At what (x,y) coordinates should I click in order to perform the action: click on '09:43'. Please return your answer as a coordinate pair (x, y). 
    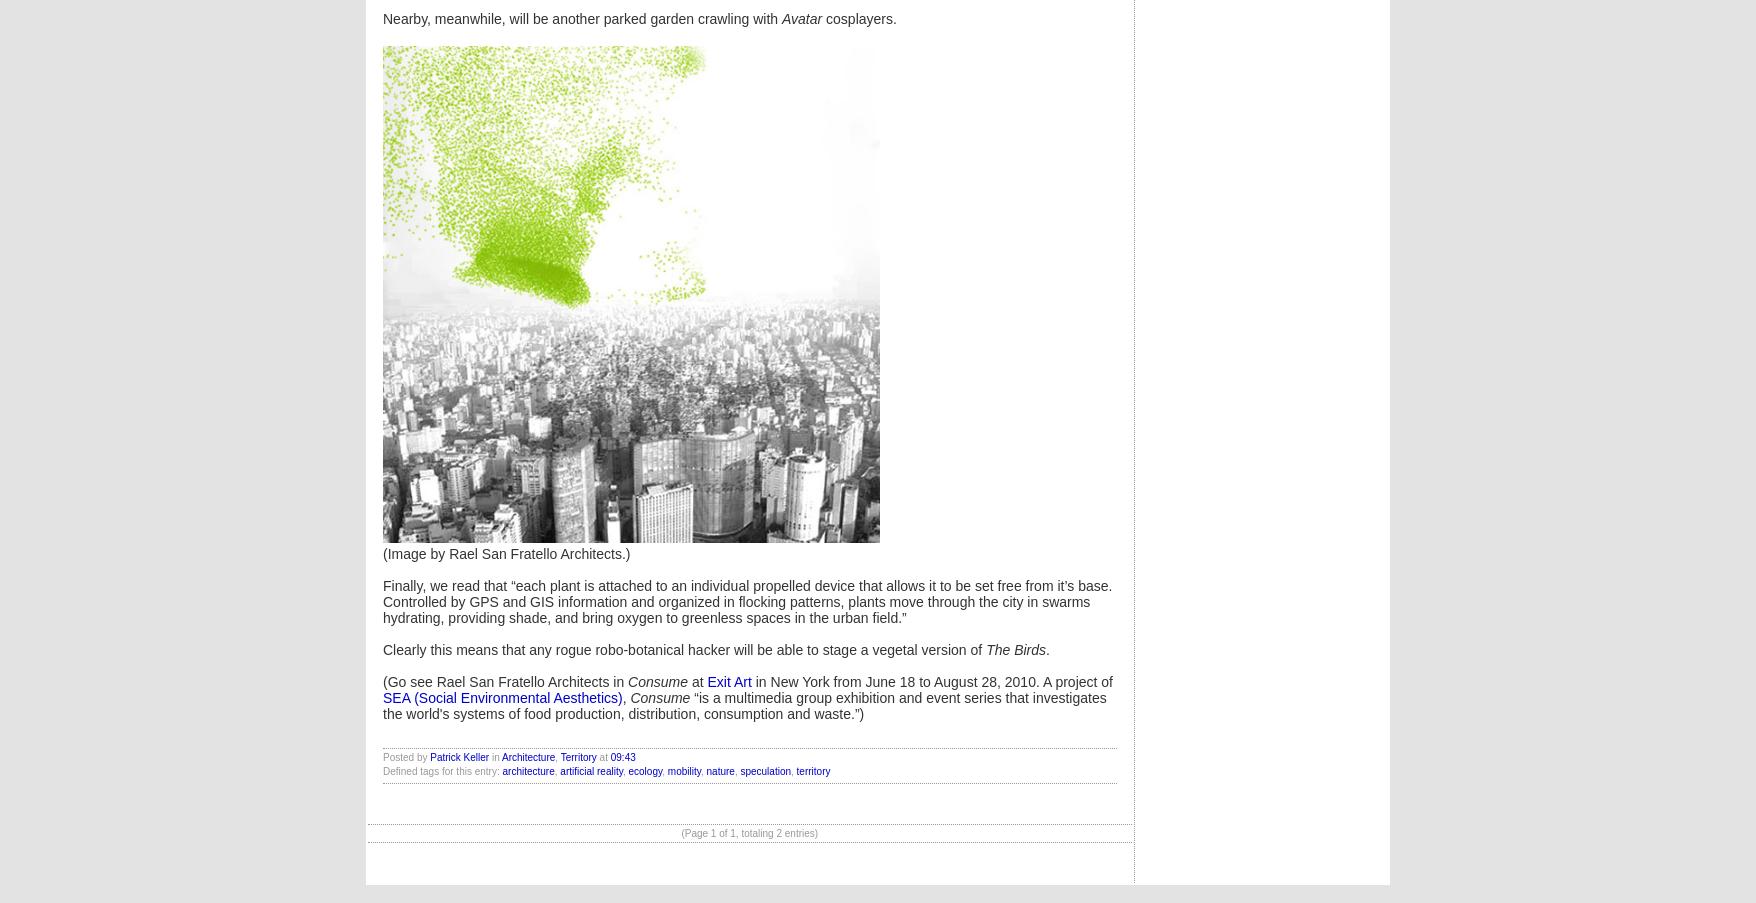
    Looking at the image, I should click on (621, 757).